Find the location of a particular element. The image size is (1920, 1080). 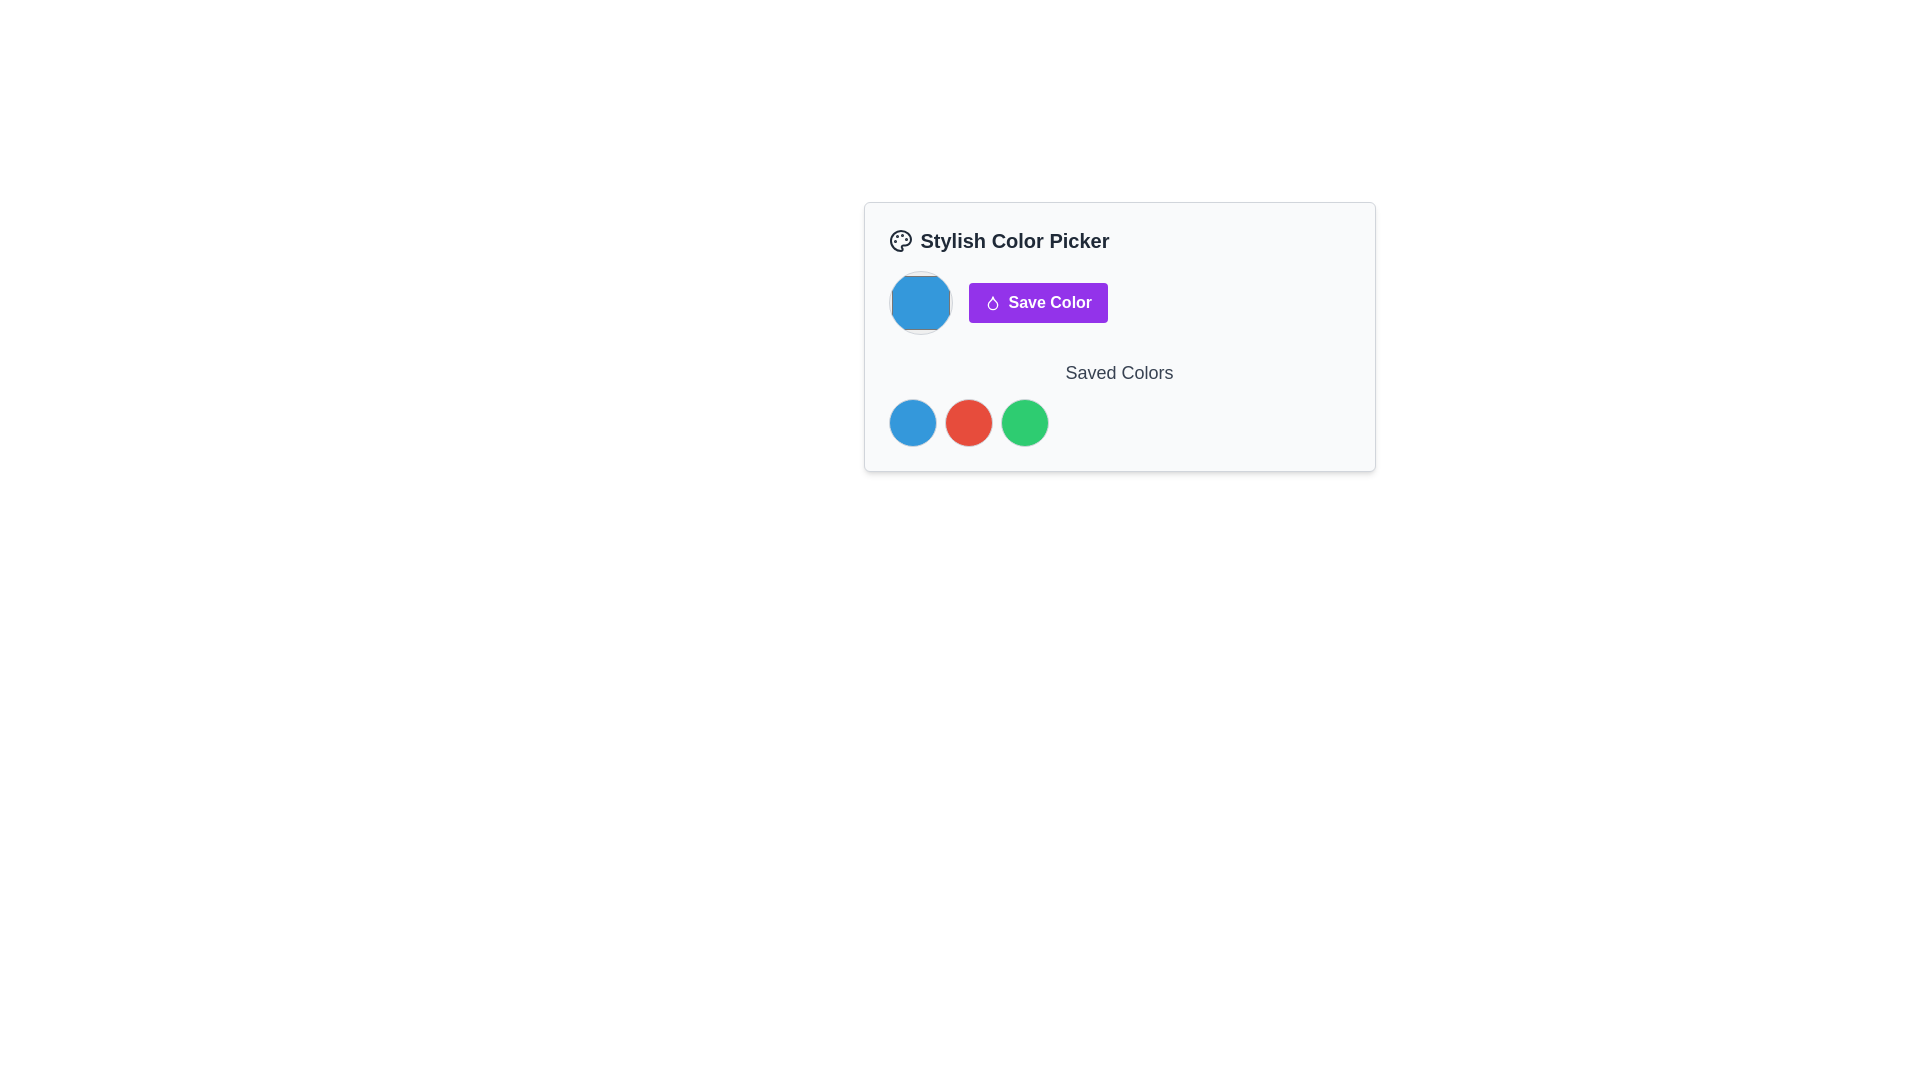

the first circular color representation element is located at coordinates (911, 422).